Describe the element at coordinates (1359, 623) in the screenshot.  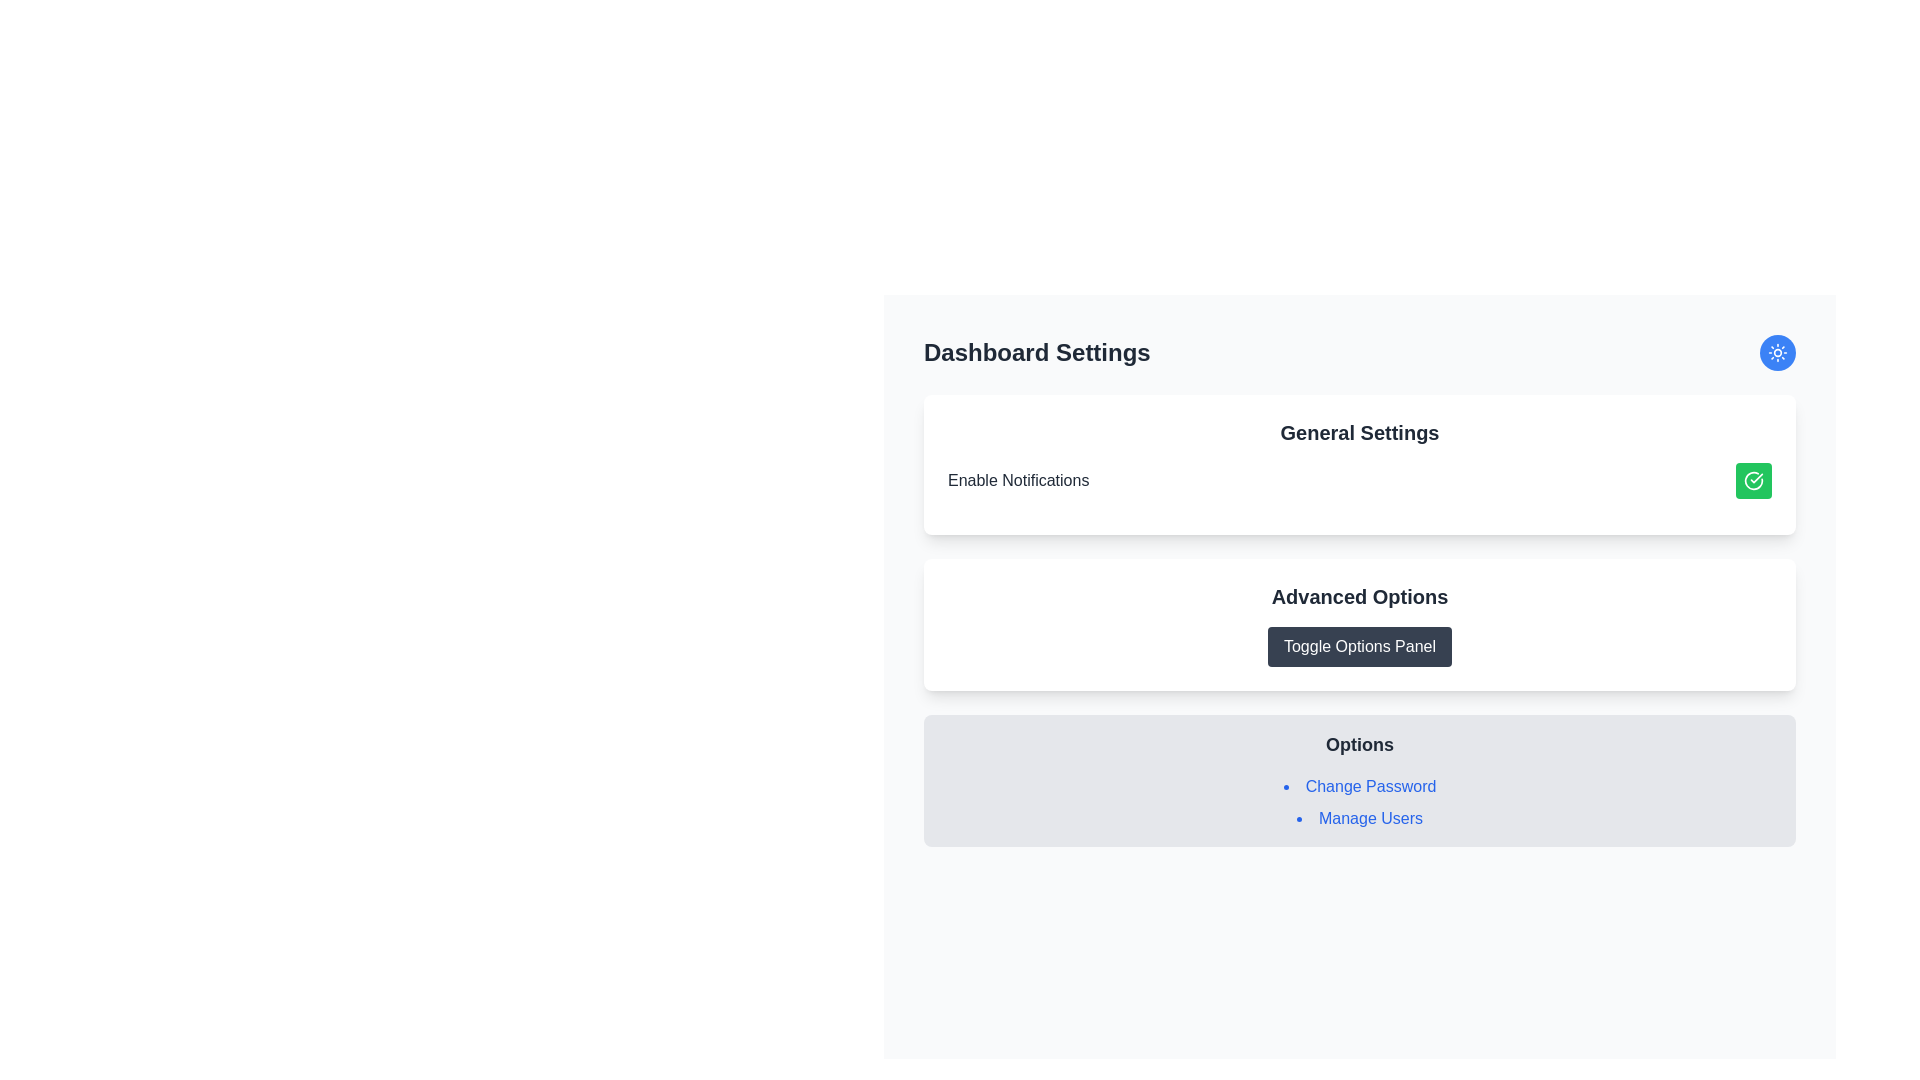
I see `the 'Toggle Options Panel' button located within the 'Advanced Options' section, which is a white rectangular section with a bold headline and a grey button with white text` at that location.